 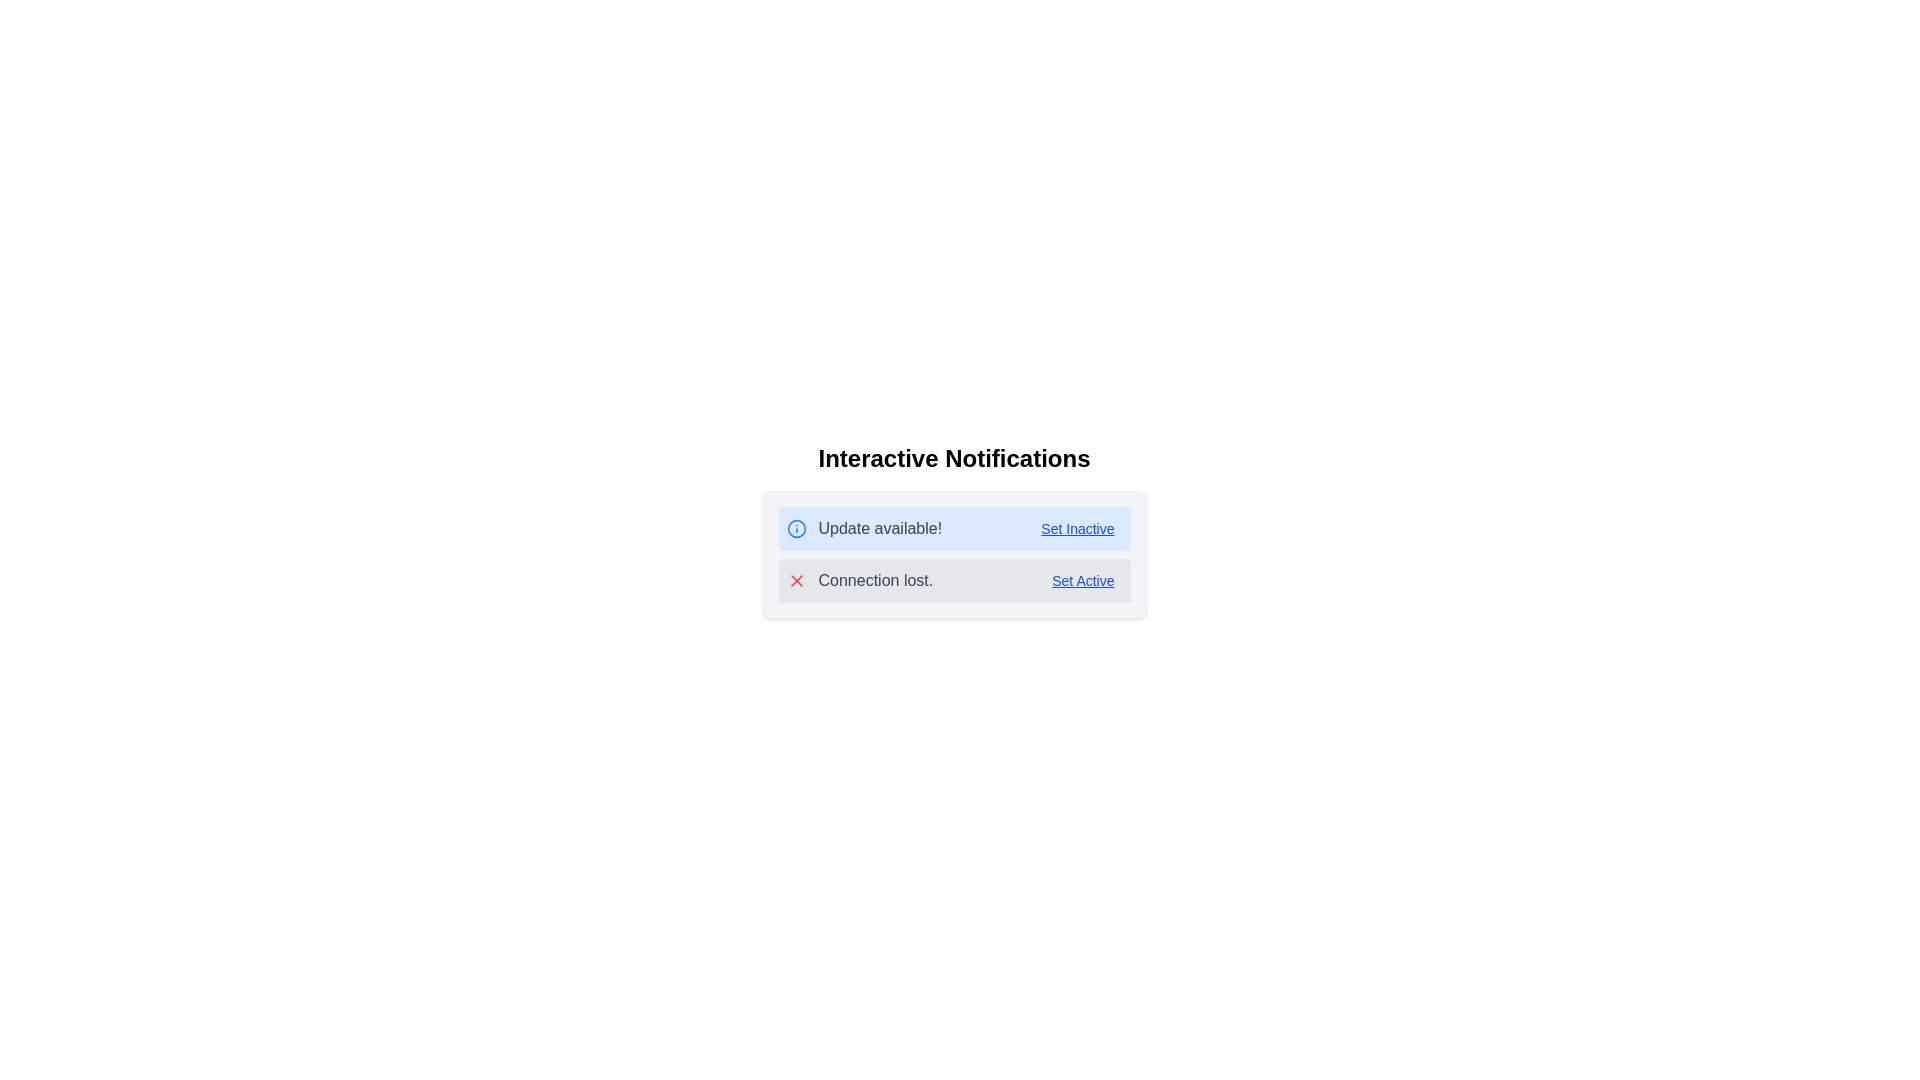 What do you see at coordinates (859, 581) in the screenshot?
I see `the static notification alert with a red cross icon and the text 'Connection lost.'` at bounding box center [859, 581].